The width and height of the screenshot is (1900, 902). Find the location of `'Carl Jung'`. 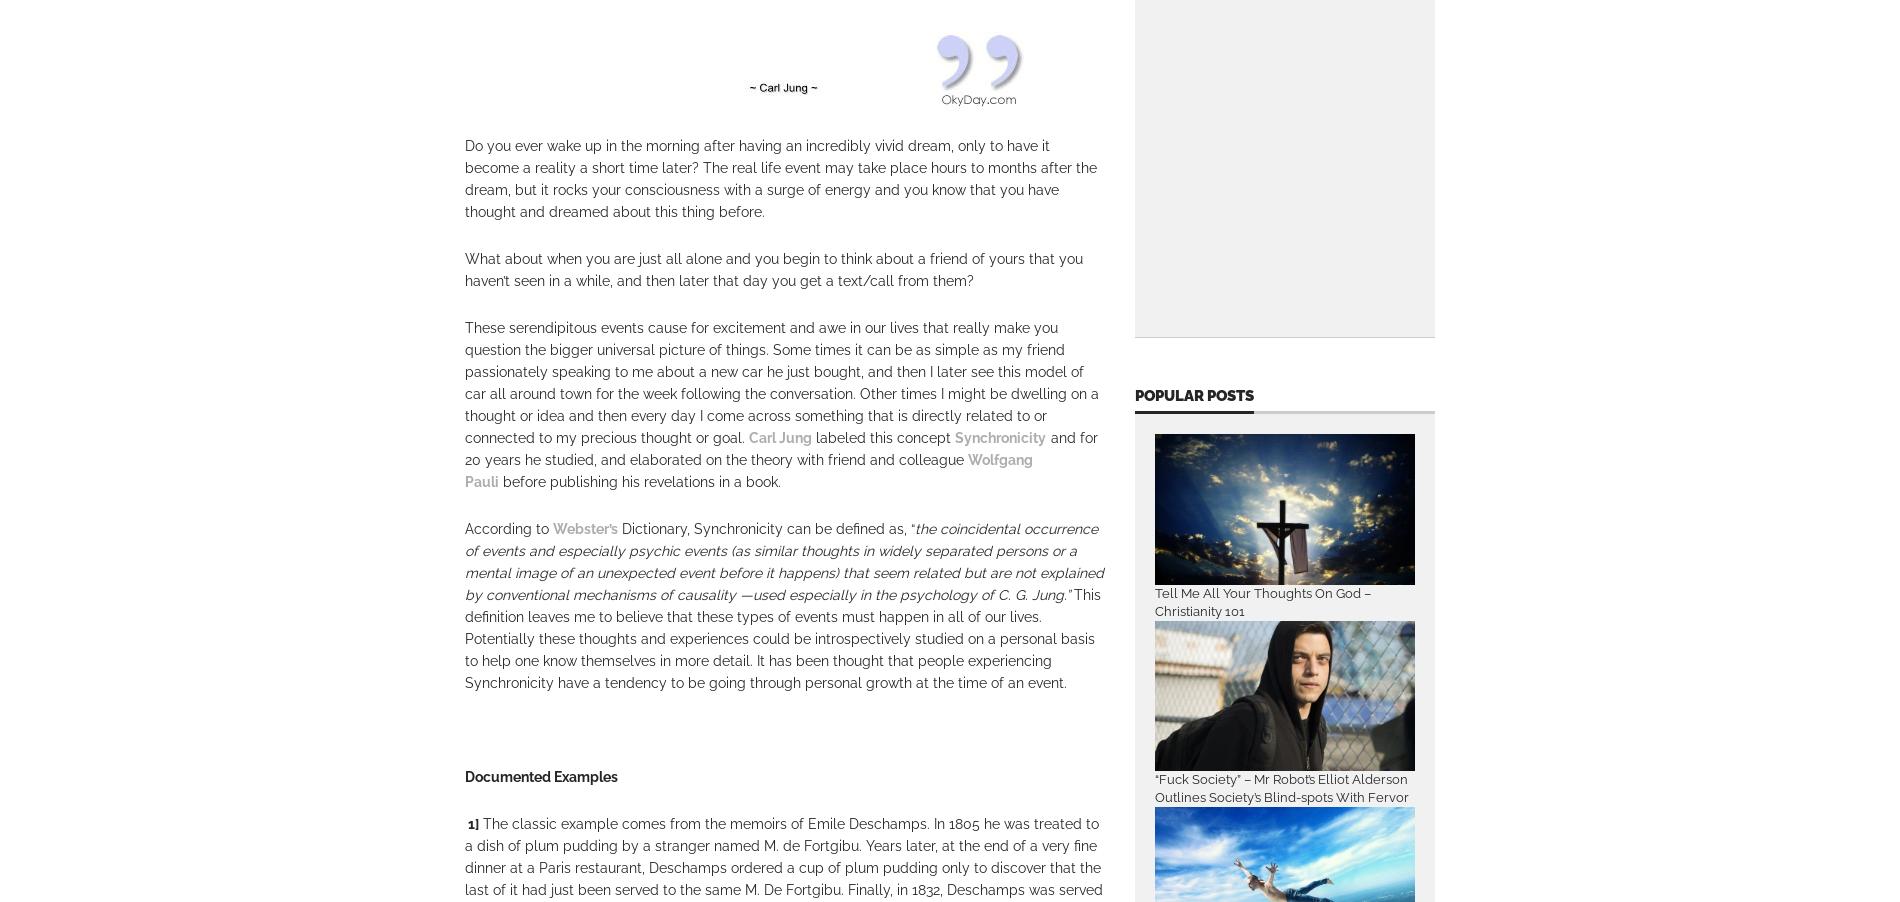

'Carl Jung' is located at coordinates (747, 438).